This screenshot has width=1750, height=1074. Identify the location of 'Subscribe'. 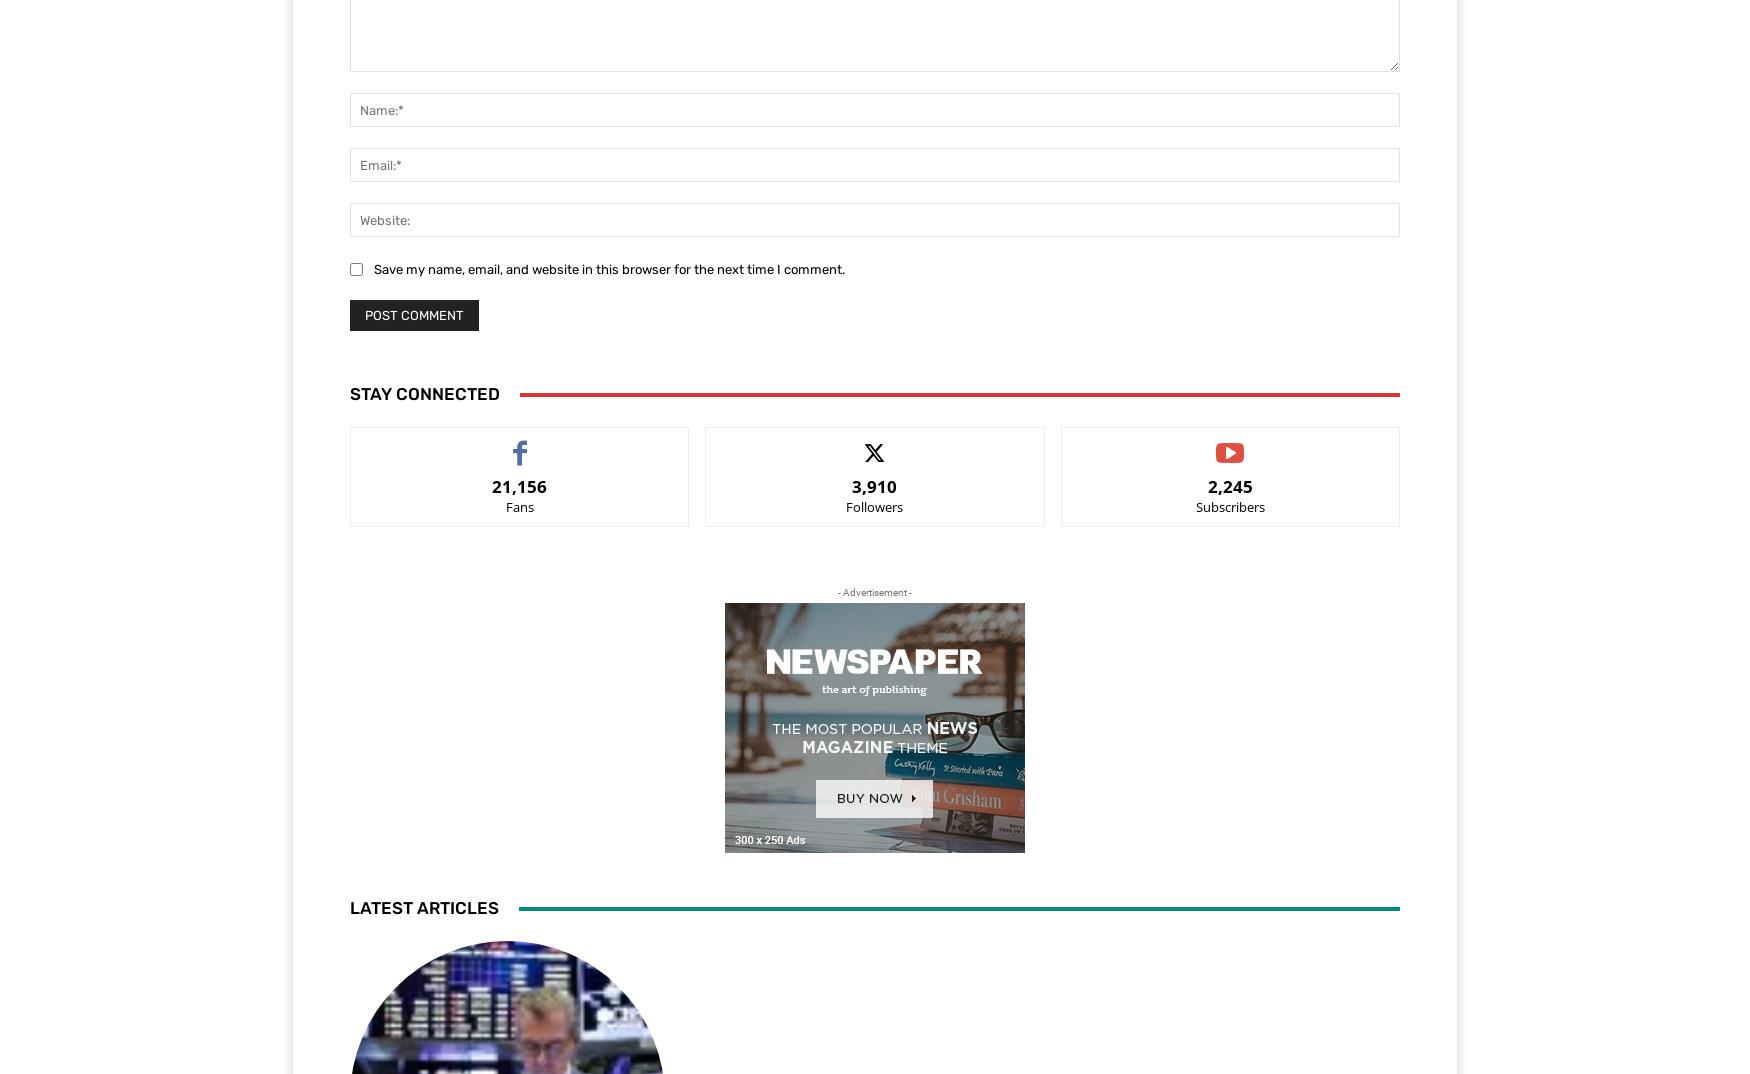
(1201, 441).